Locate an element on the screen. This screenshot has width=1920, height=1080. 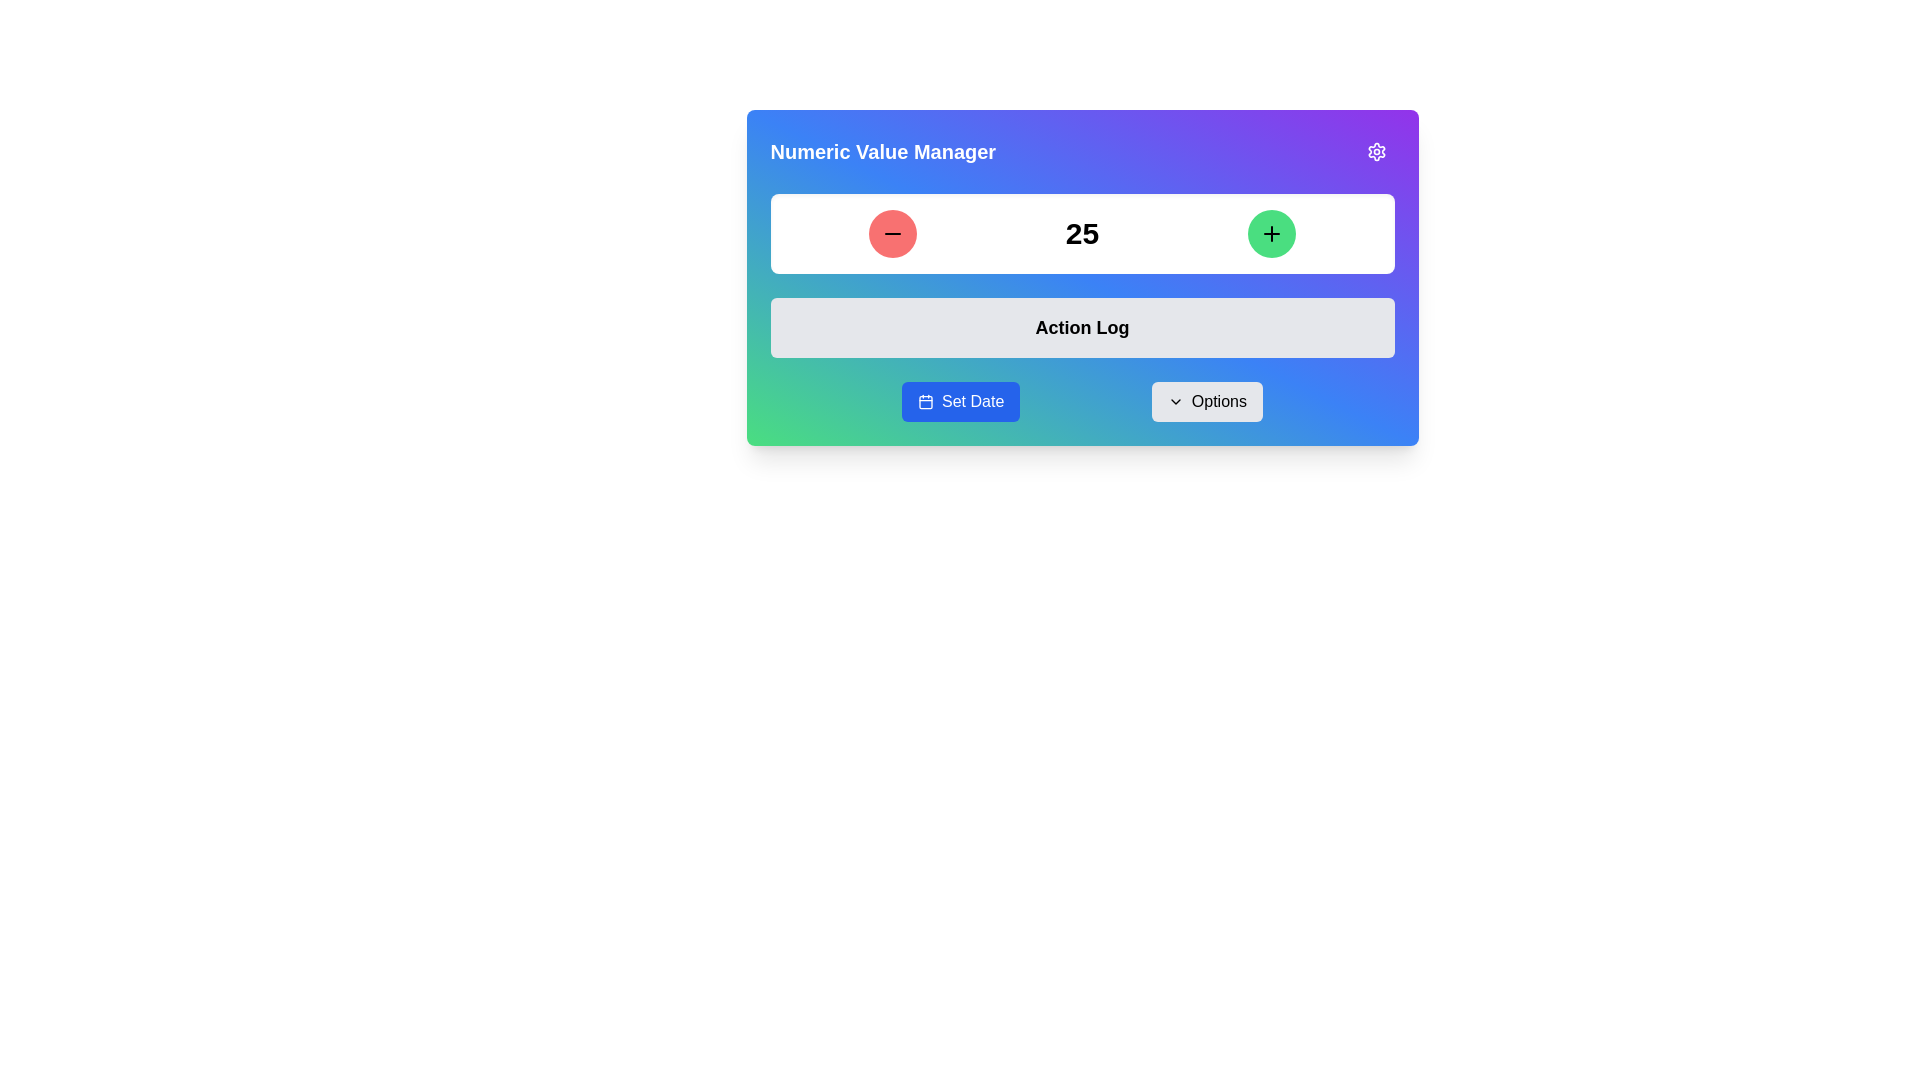
the 'Set Date' button located in the bottom section of the 'Numeric Value Manager' card is located at coordinates (961, 401).